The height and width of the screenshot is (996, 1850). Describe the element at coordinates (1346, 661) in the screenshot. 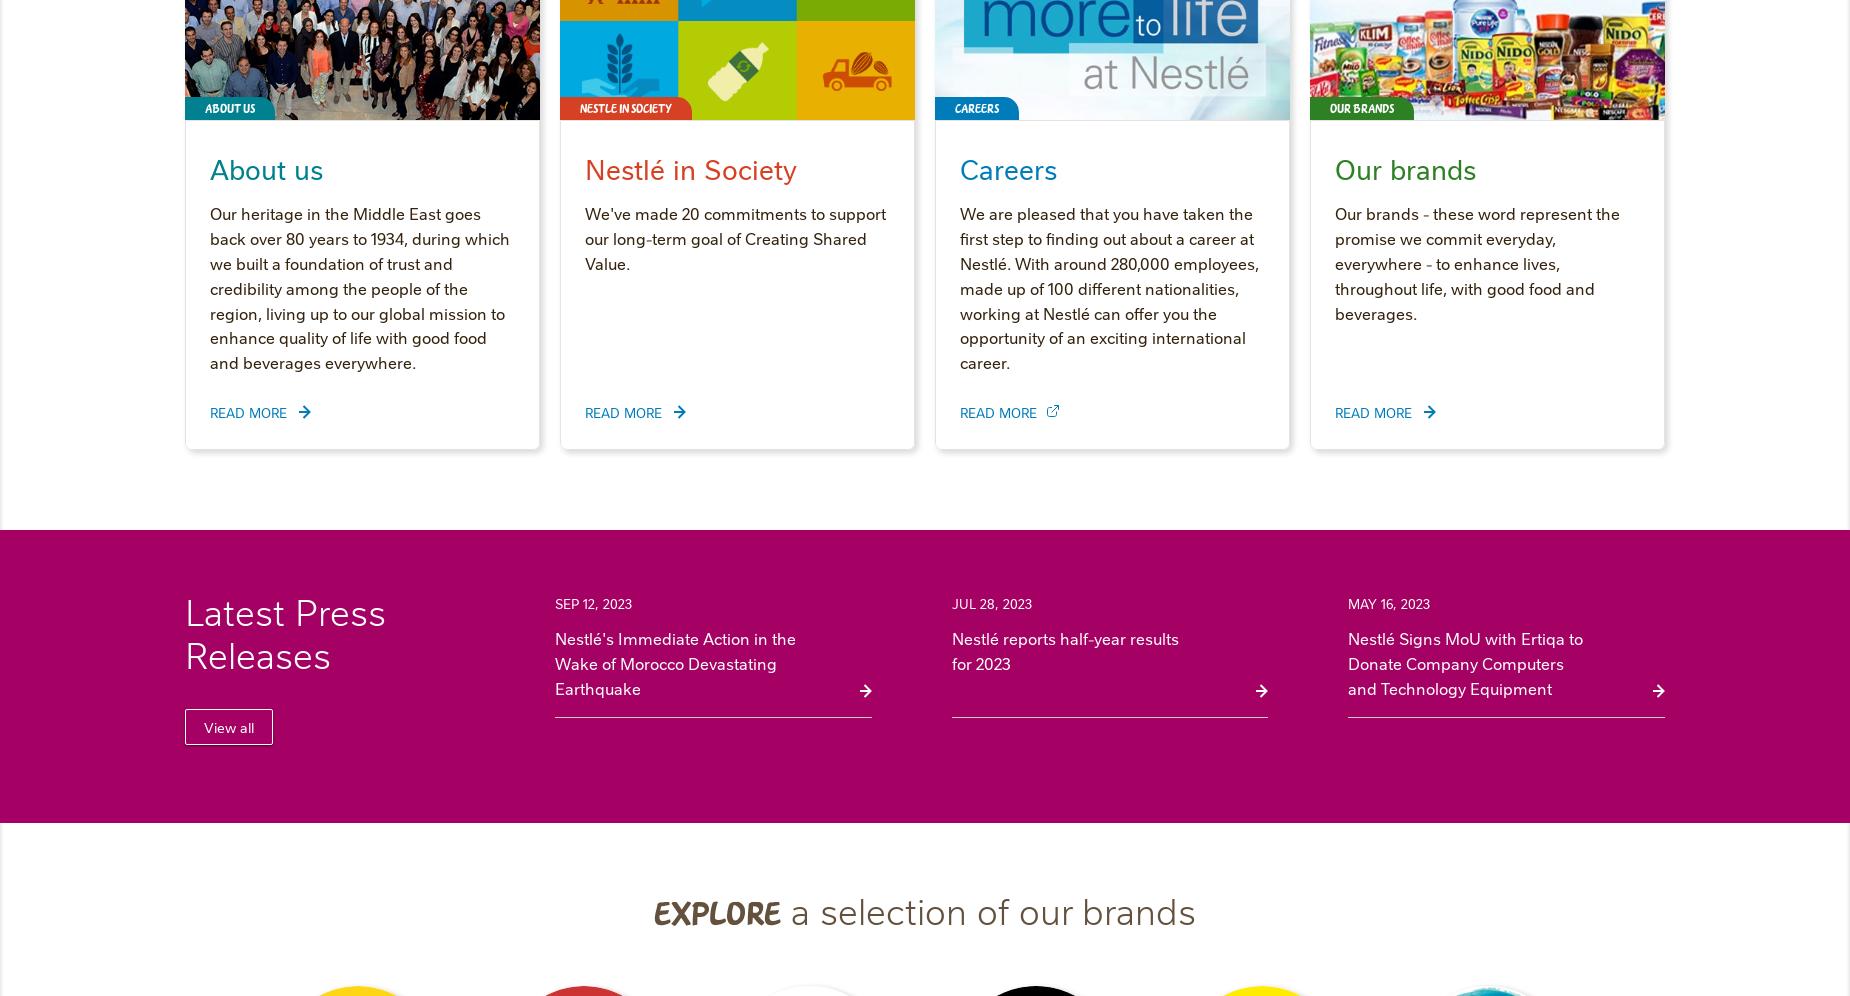

I see `'Nestlé Signs MoU with Ertiqa to Donate Company Computers and Technology Equipment'` at that location.